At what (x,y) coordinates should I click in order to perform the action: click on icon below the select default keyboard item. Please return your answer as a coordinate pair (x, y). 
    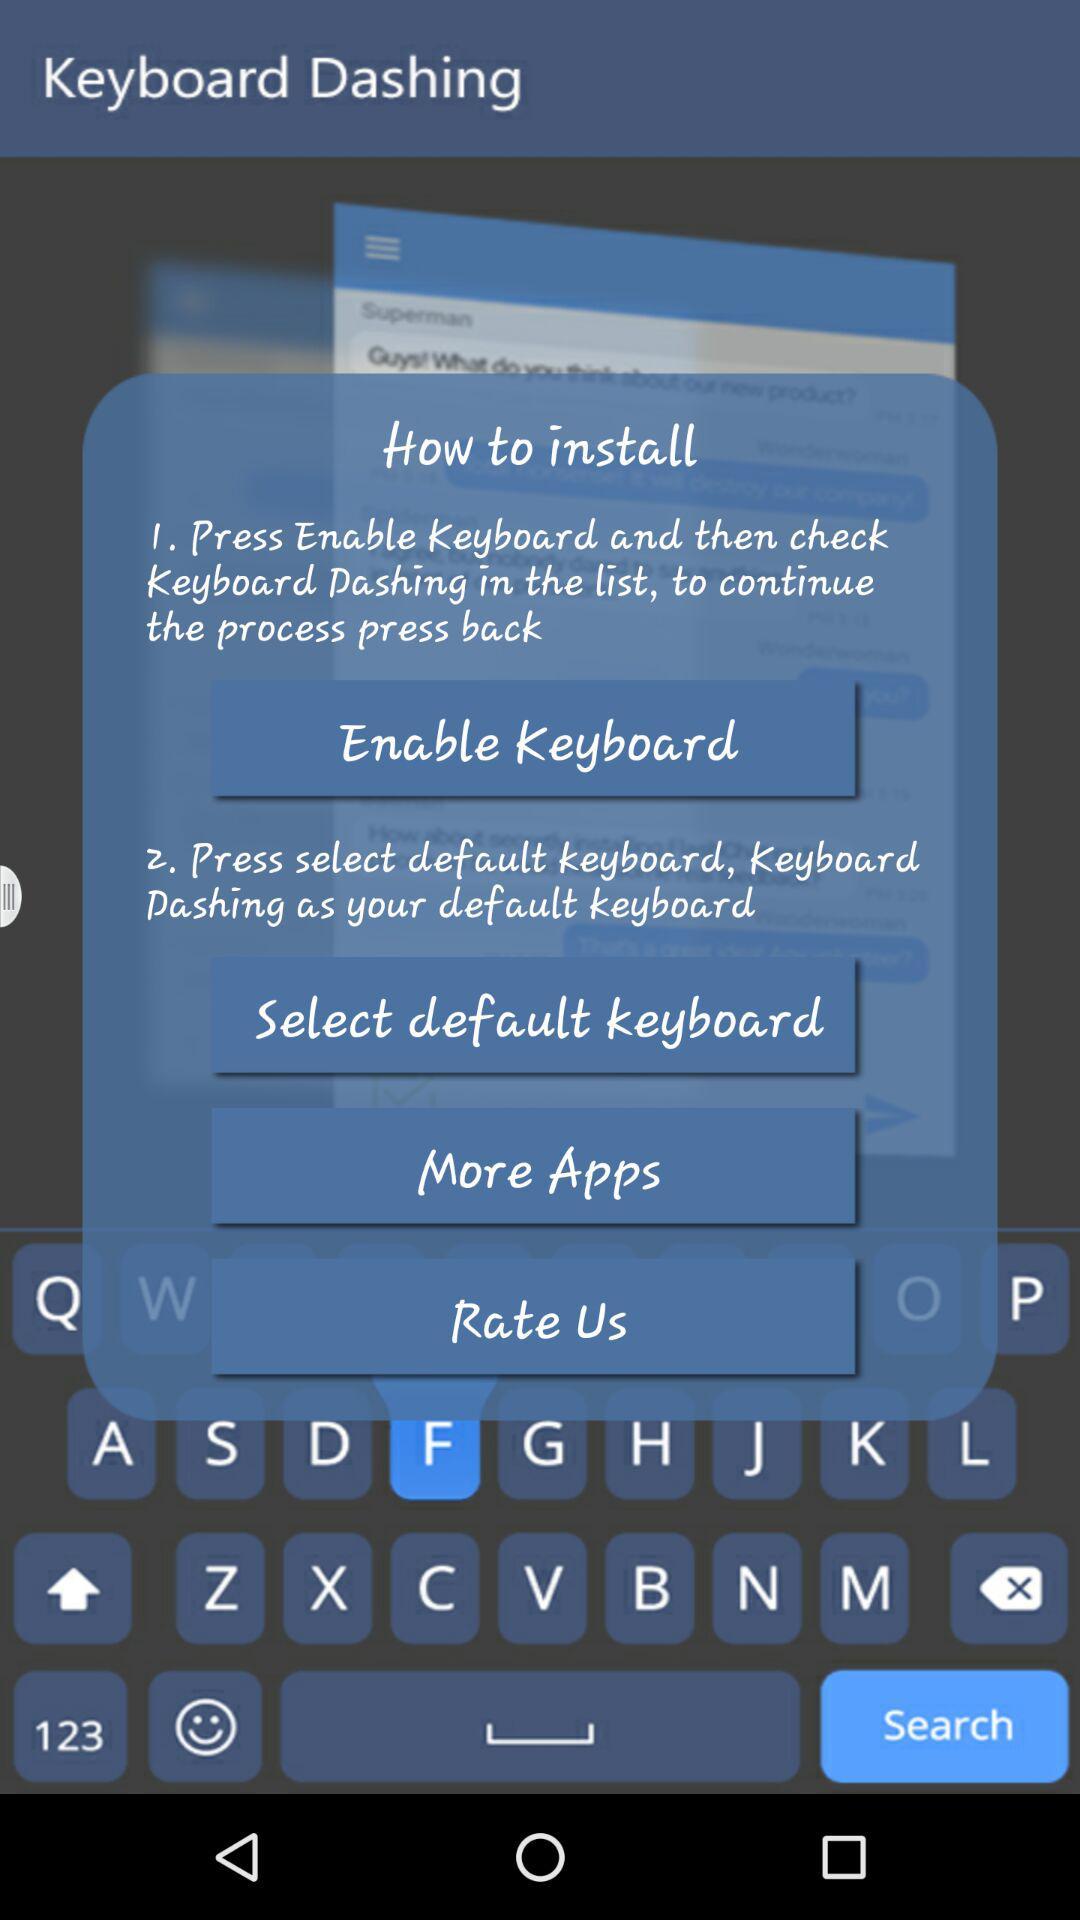
    Looking at the image, I should click on (538, 1170).